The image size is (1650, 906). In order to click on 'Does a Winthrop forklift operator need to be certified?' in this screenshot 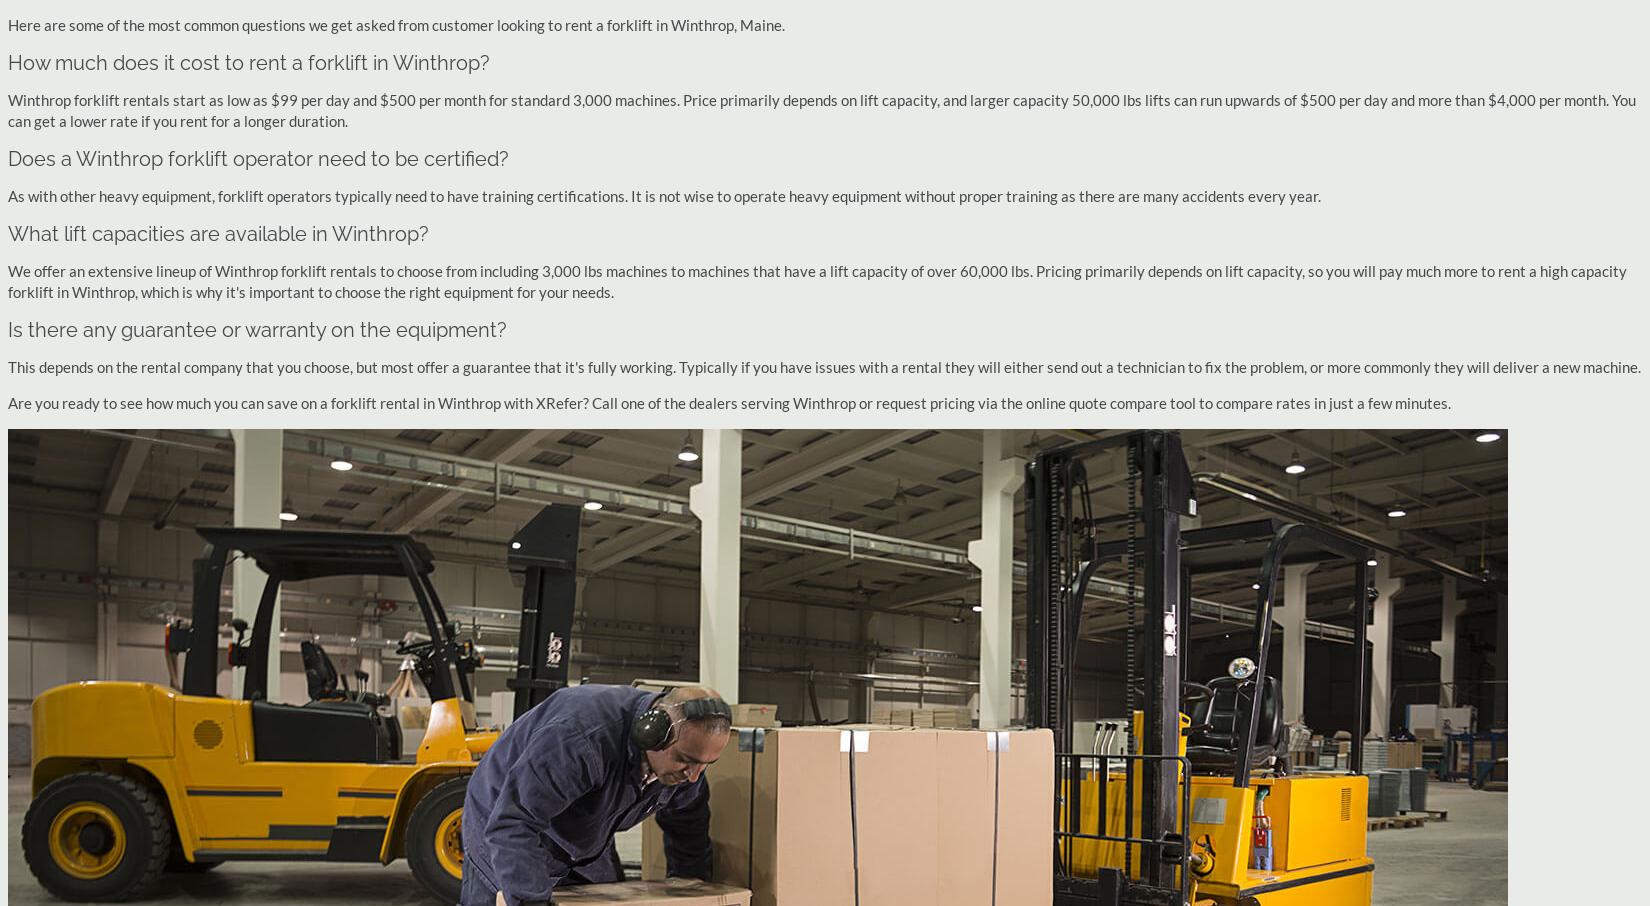, I will do `click(258, 159)`.